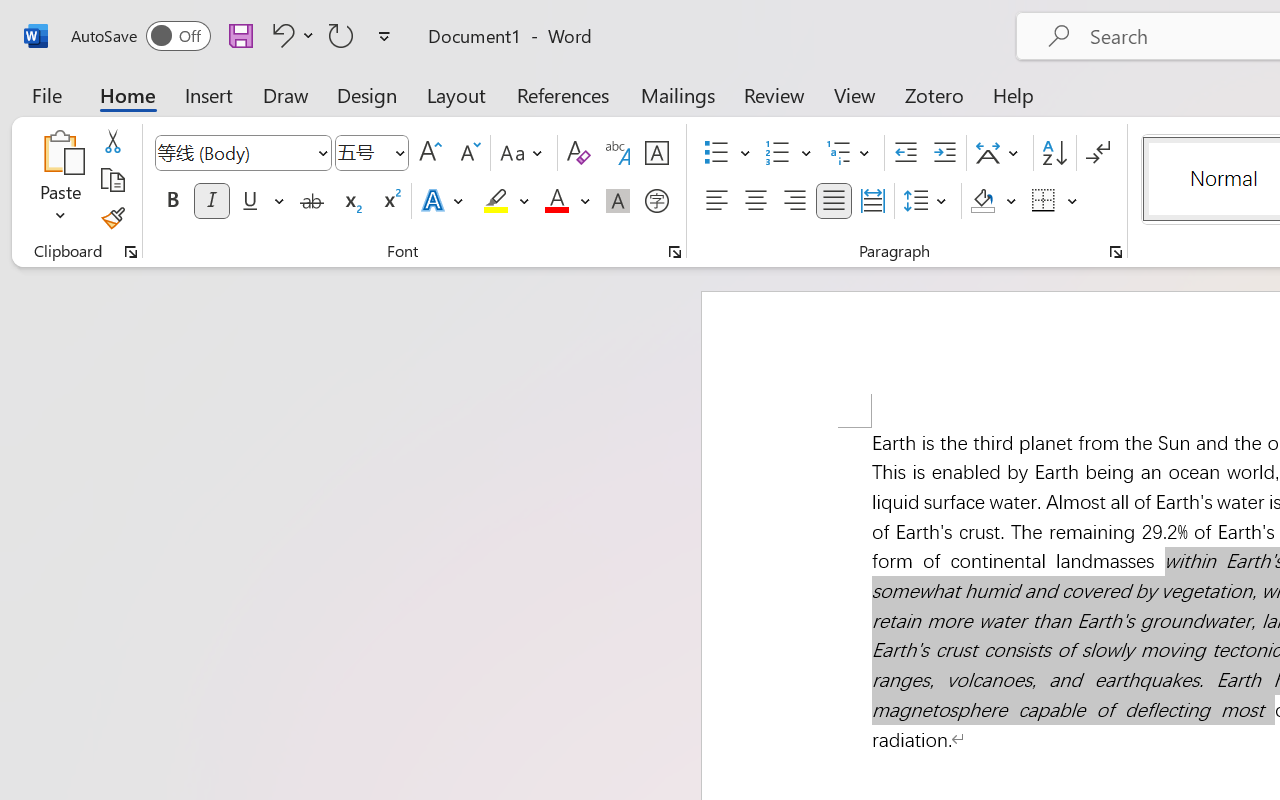 The width and height of the screenshot is (1280, 800). Describe the element at coordinates (993, 201) in the screenshot. I see `'Shading'` at that location.